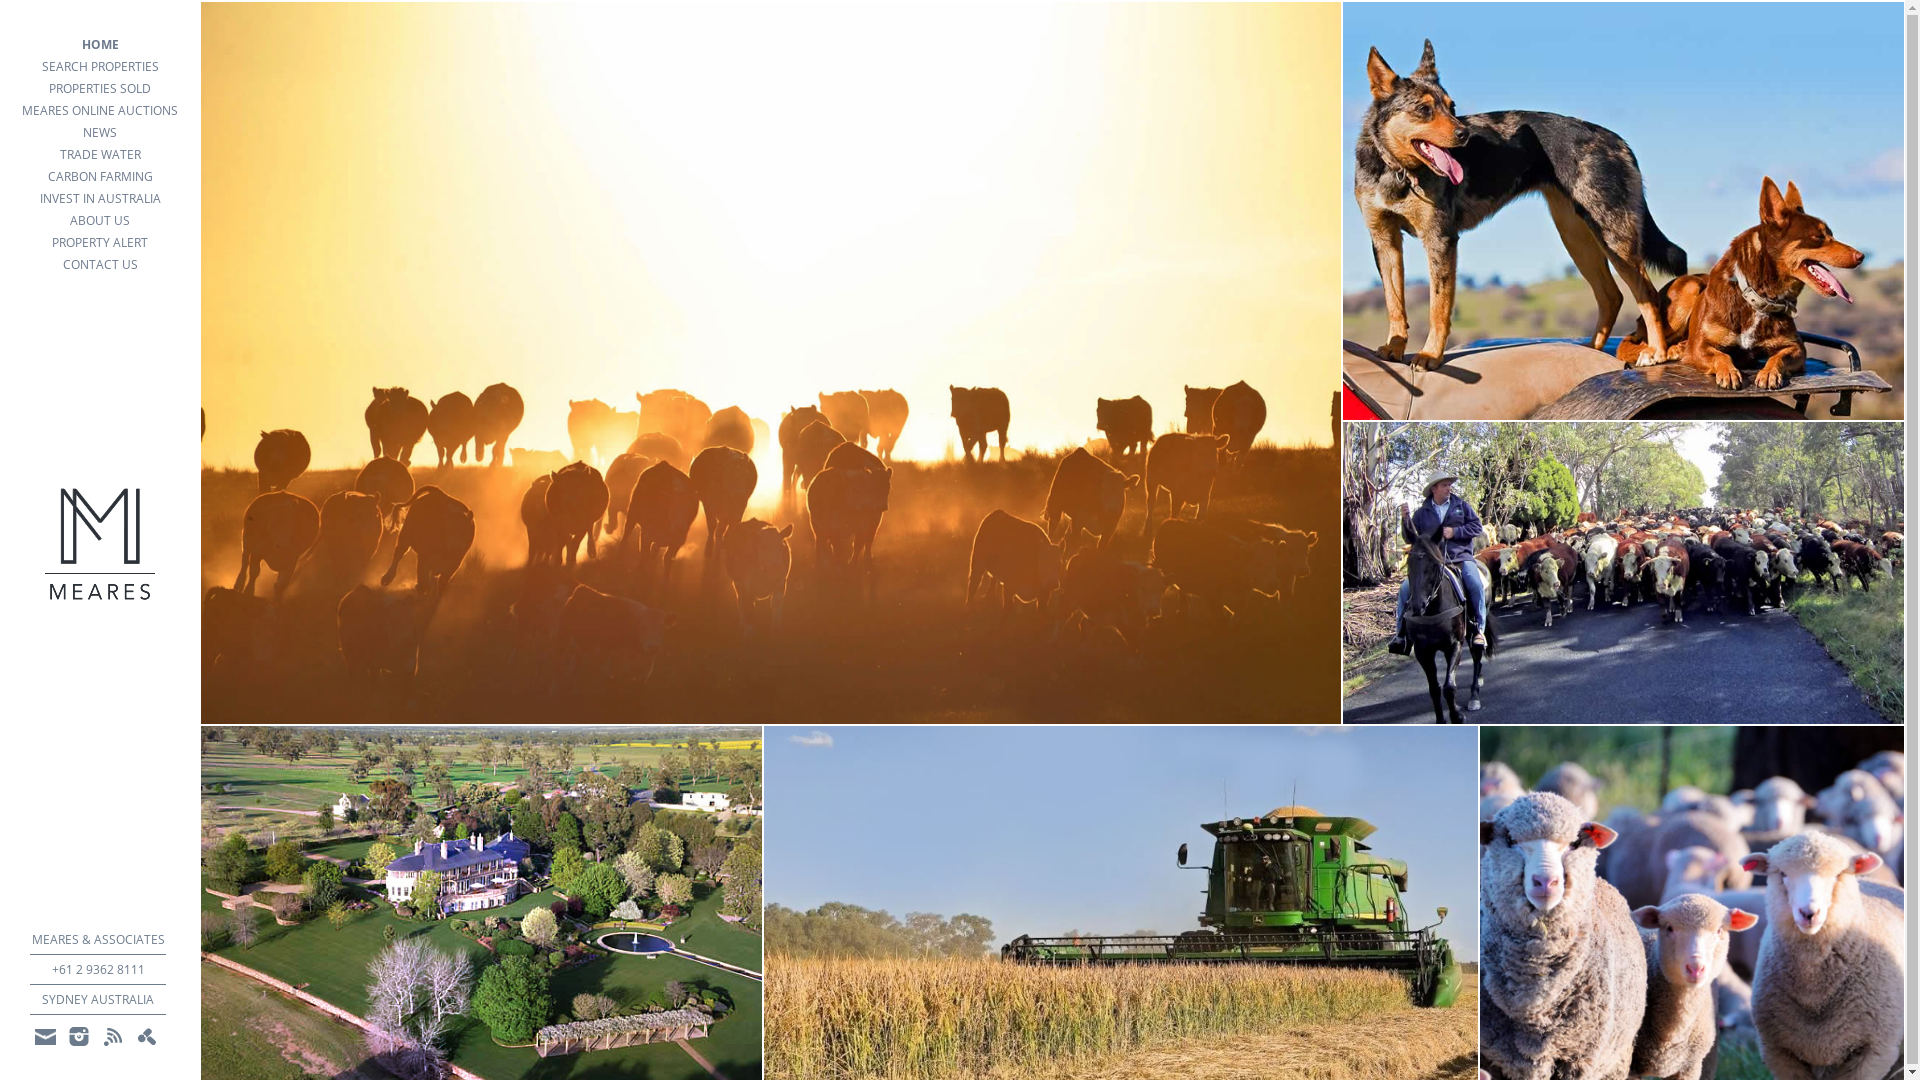 This screenshot has height=1080, width=1920. Describe the element at coordinates (99, 65) in the screenshot. I see `'SEARCH PROPERTIES'` at that location.